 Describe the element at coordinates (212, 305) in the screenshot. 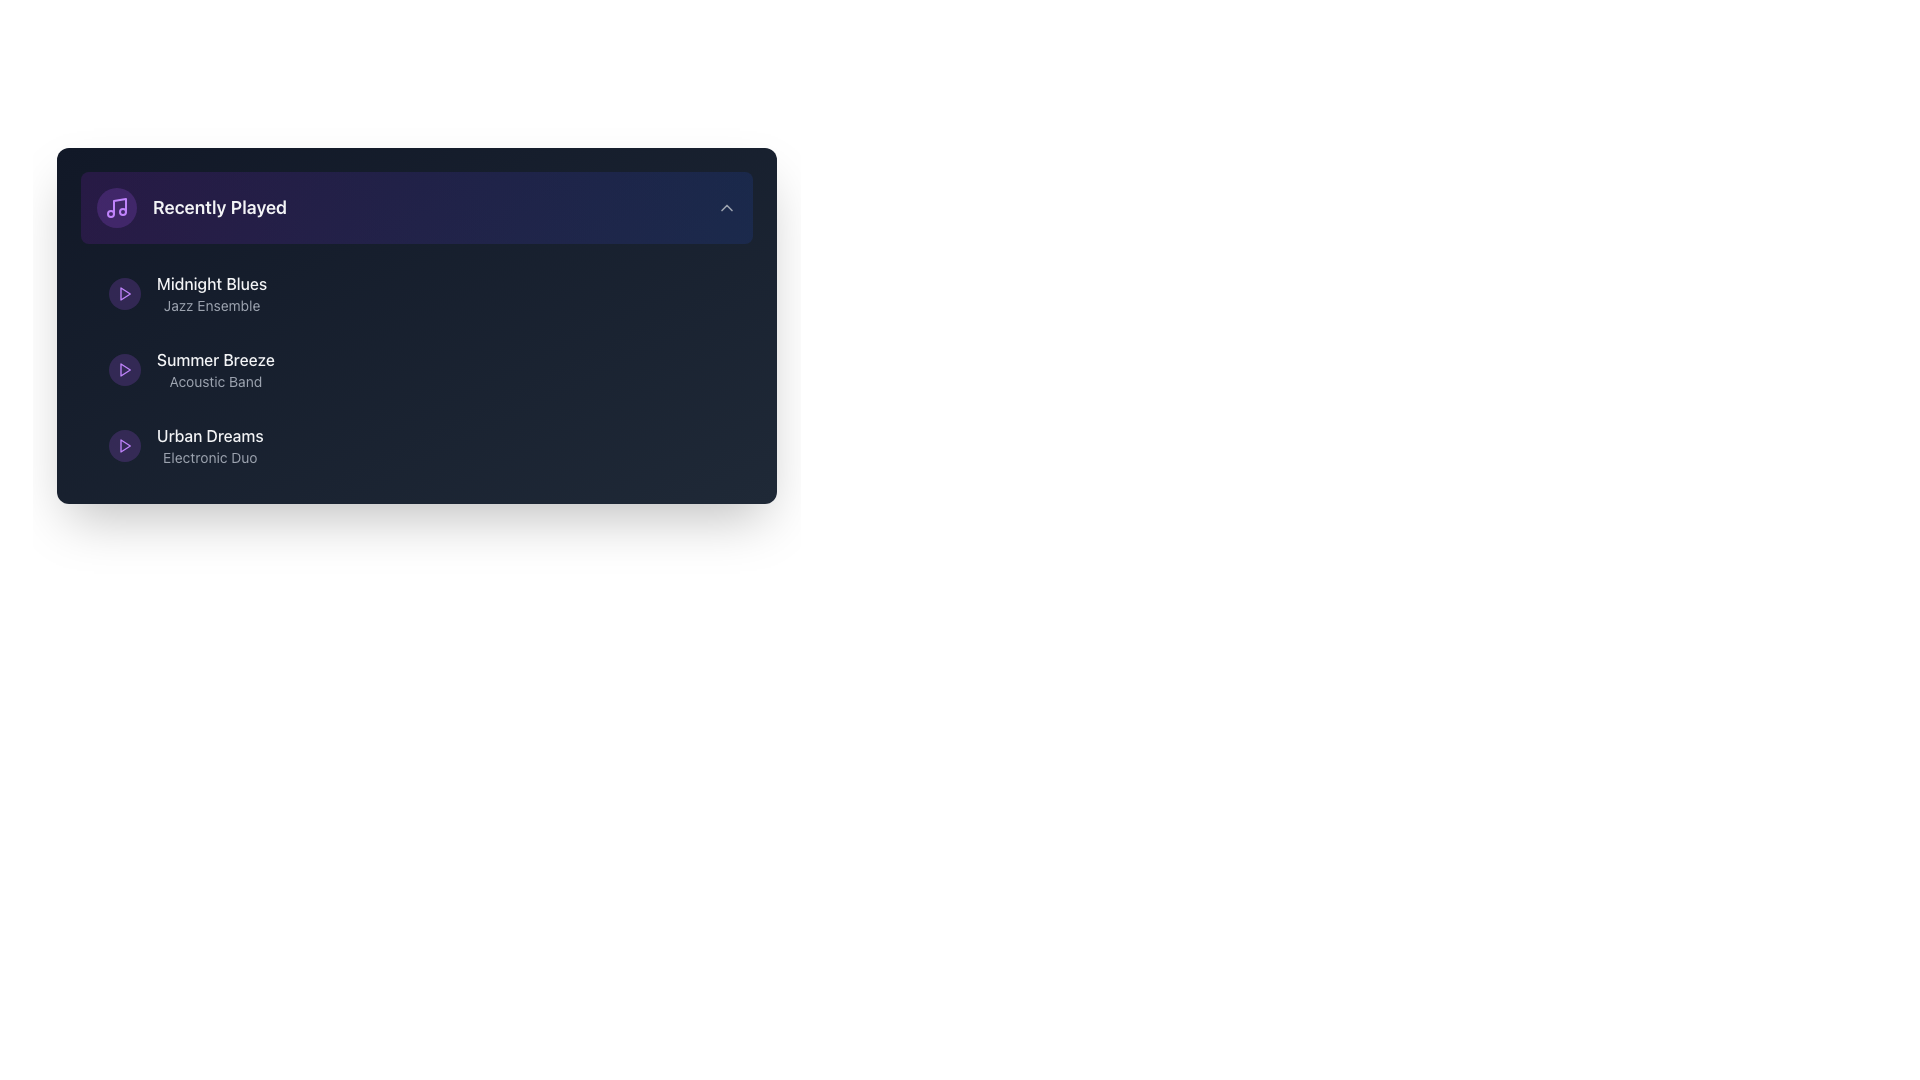

I see `the text content of the subtitle 'Jazz Ensemble' located directly below the main title 'Midnight Blues' in the top-left quadrant of the interface` at that location.